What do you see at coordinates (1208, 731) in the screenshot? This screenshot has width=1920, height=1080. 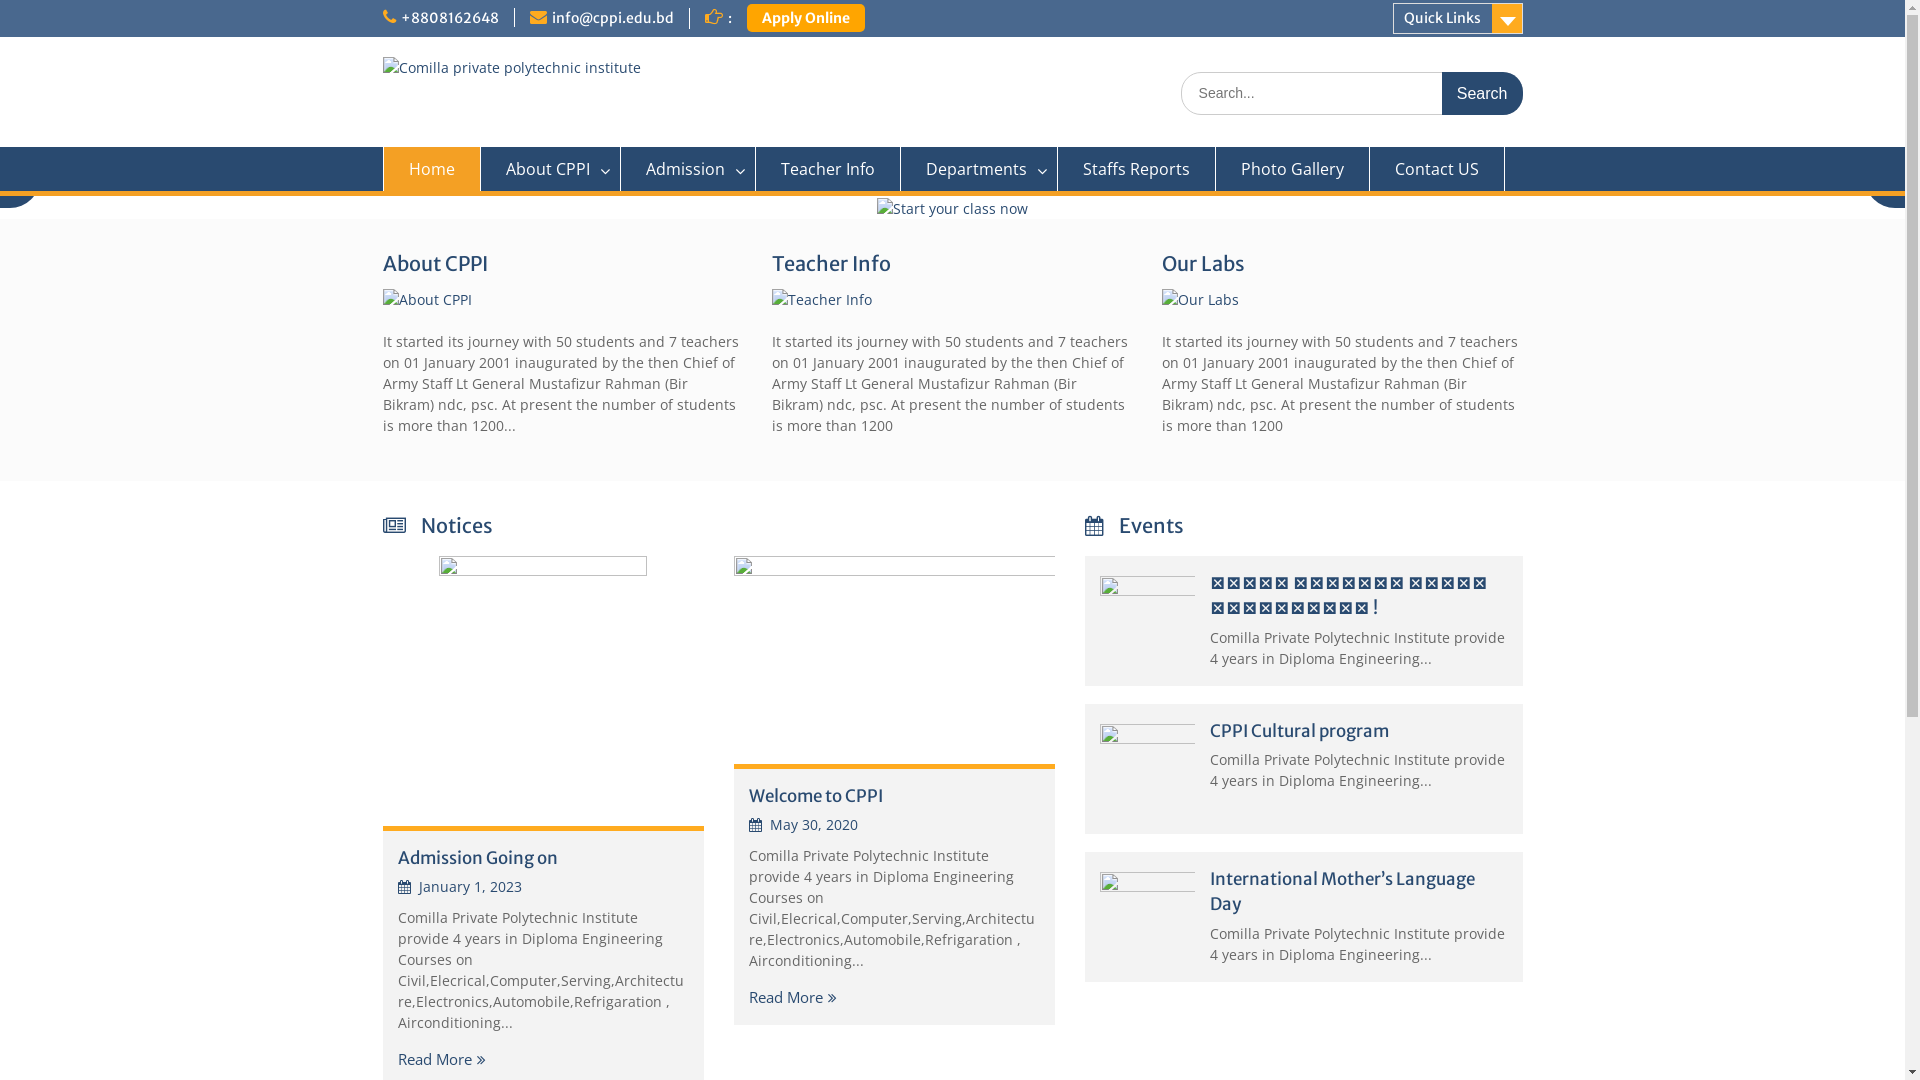 I see `'CPPI Cultural program'` at bounding box center [1208, 731].